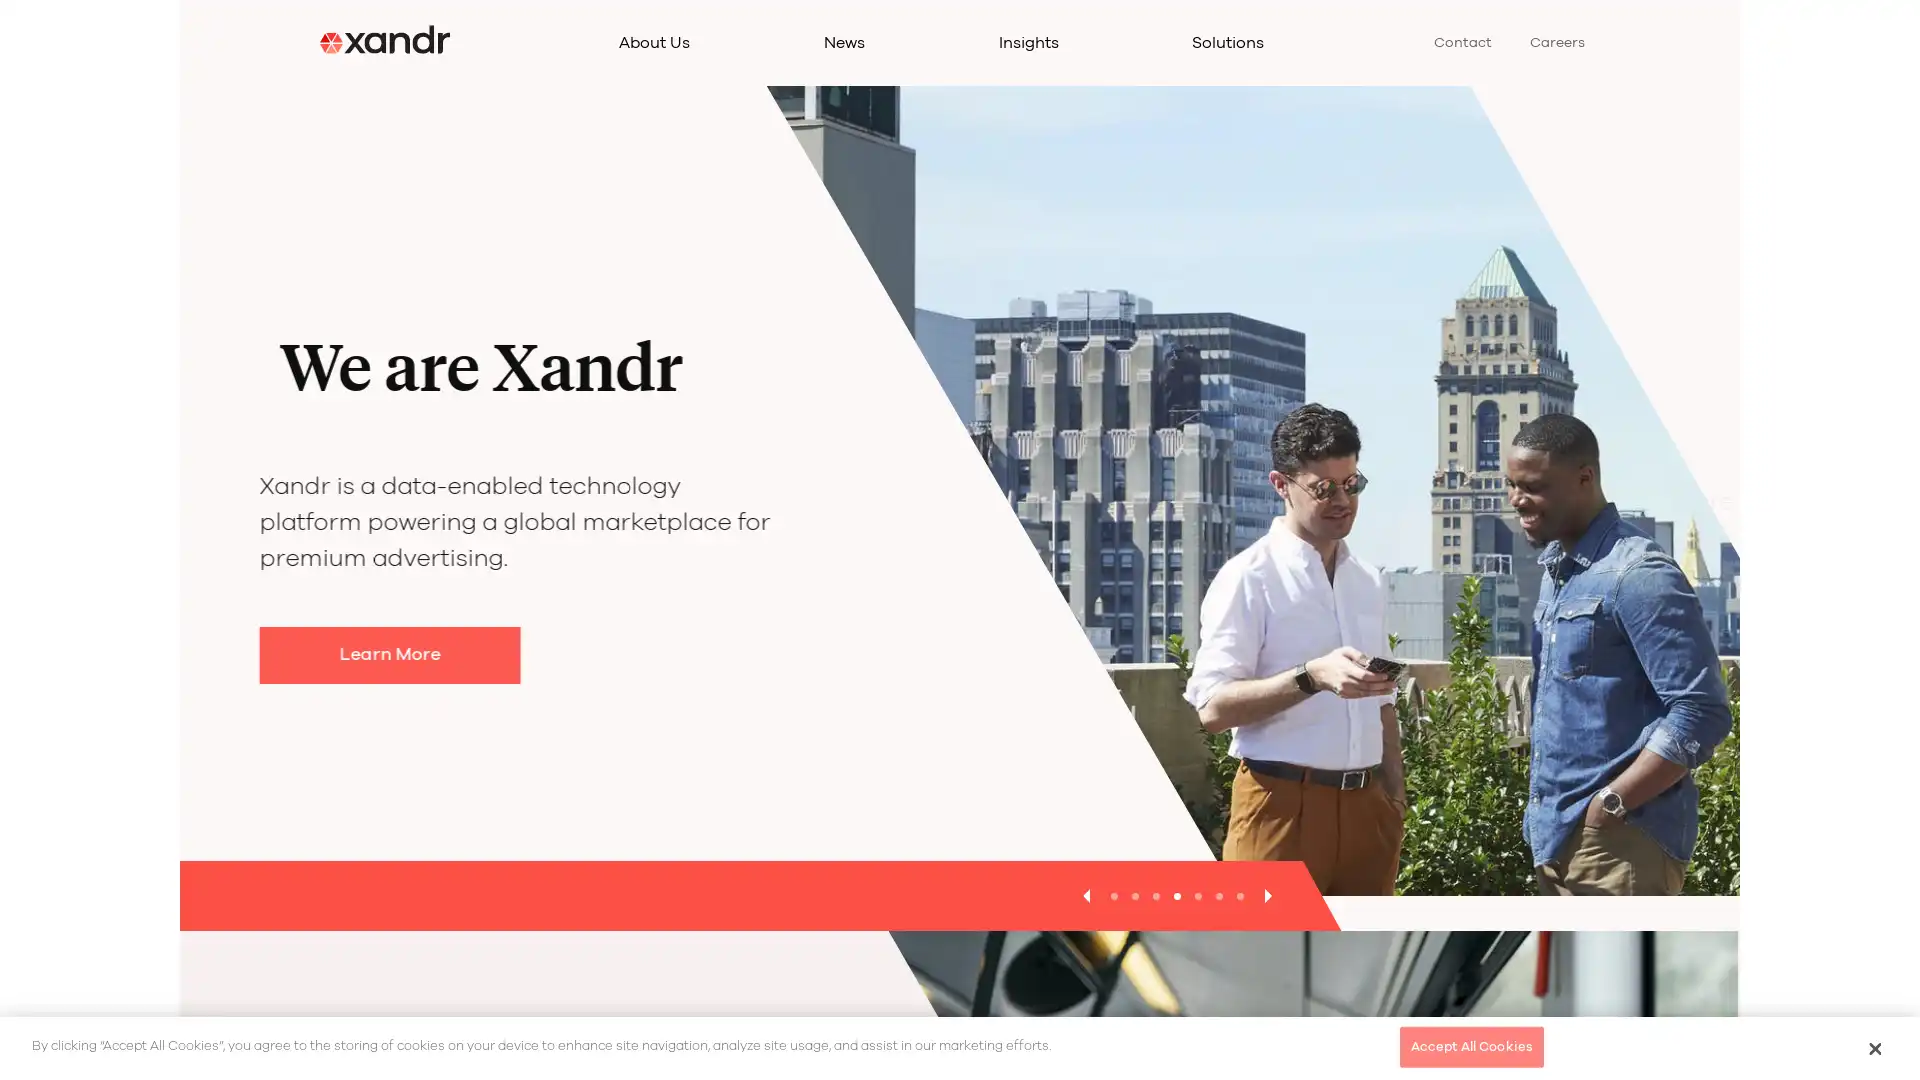 This screenshot has width=1920, height=1080. I want to click on Accept All Cookies, so click(1471, 1045).